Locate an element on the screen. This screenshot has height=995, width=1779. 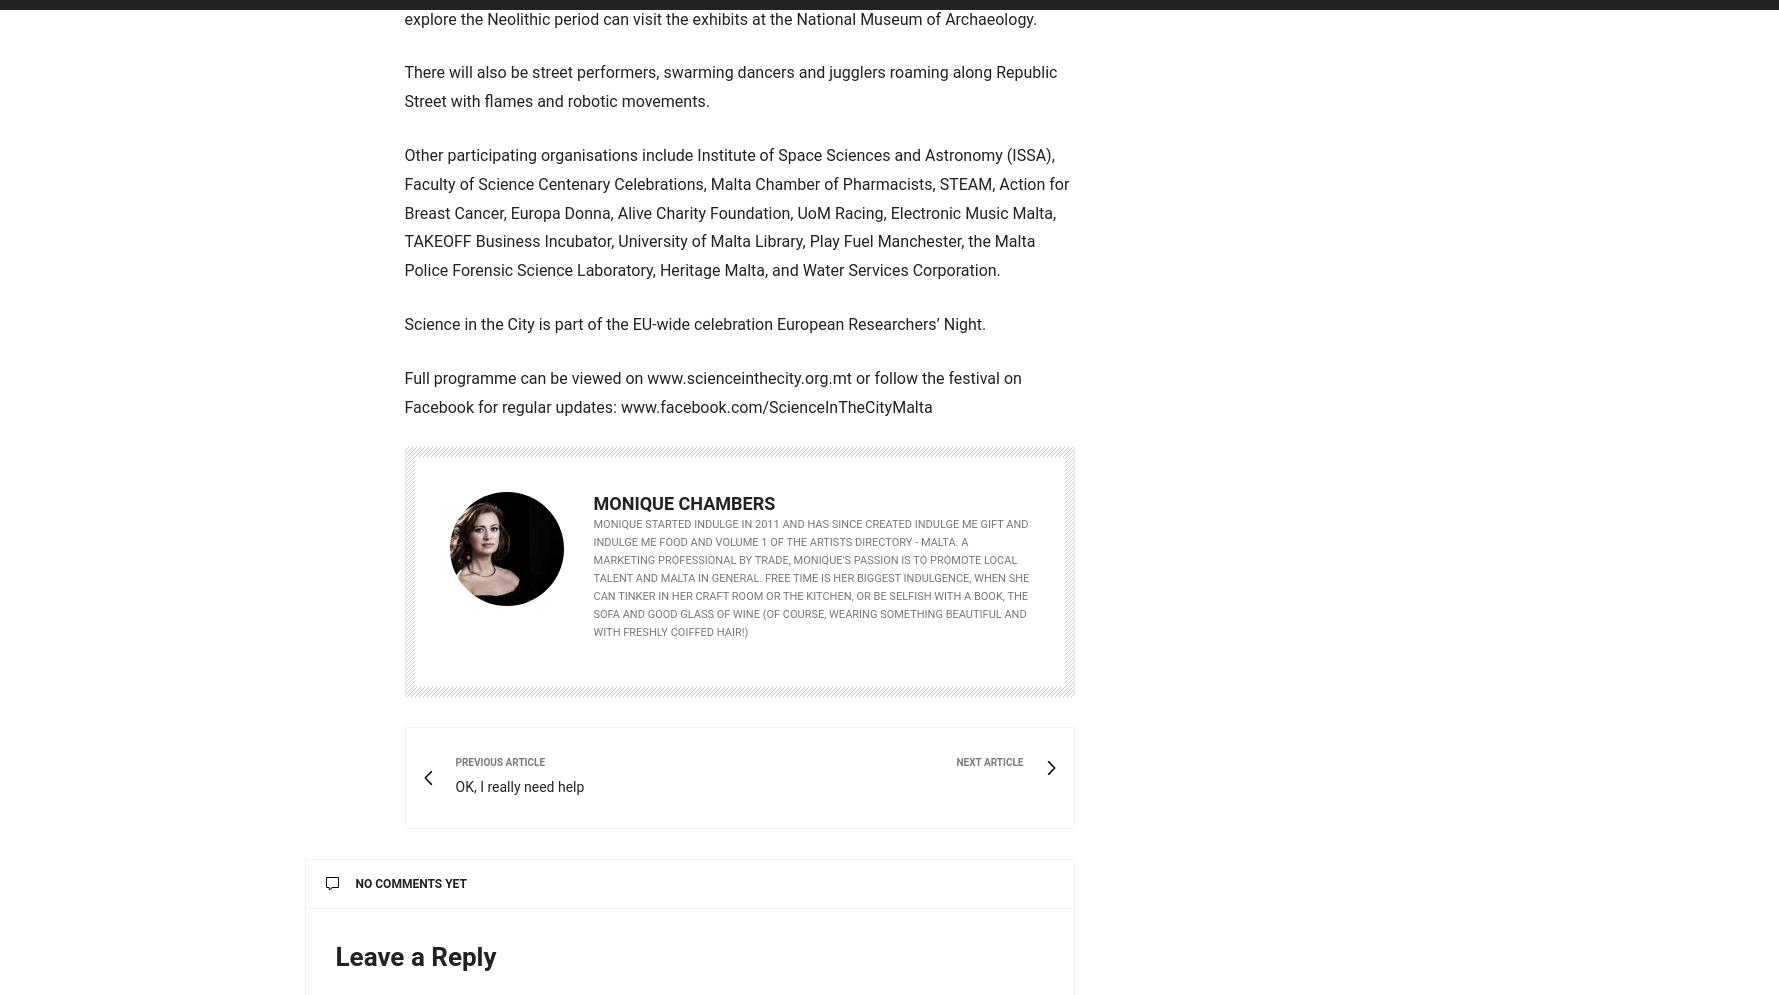
'Next Article' is located at coordinates (989, 761).